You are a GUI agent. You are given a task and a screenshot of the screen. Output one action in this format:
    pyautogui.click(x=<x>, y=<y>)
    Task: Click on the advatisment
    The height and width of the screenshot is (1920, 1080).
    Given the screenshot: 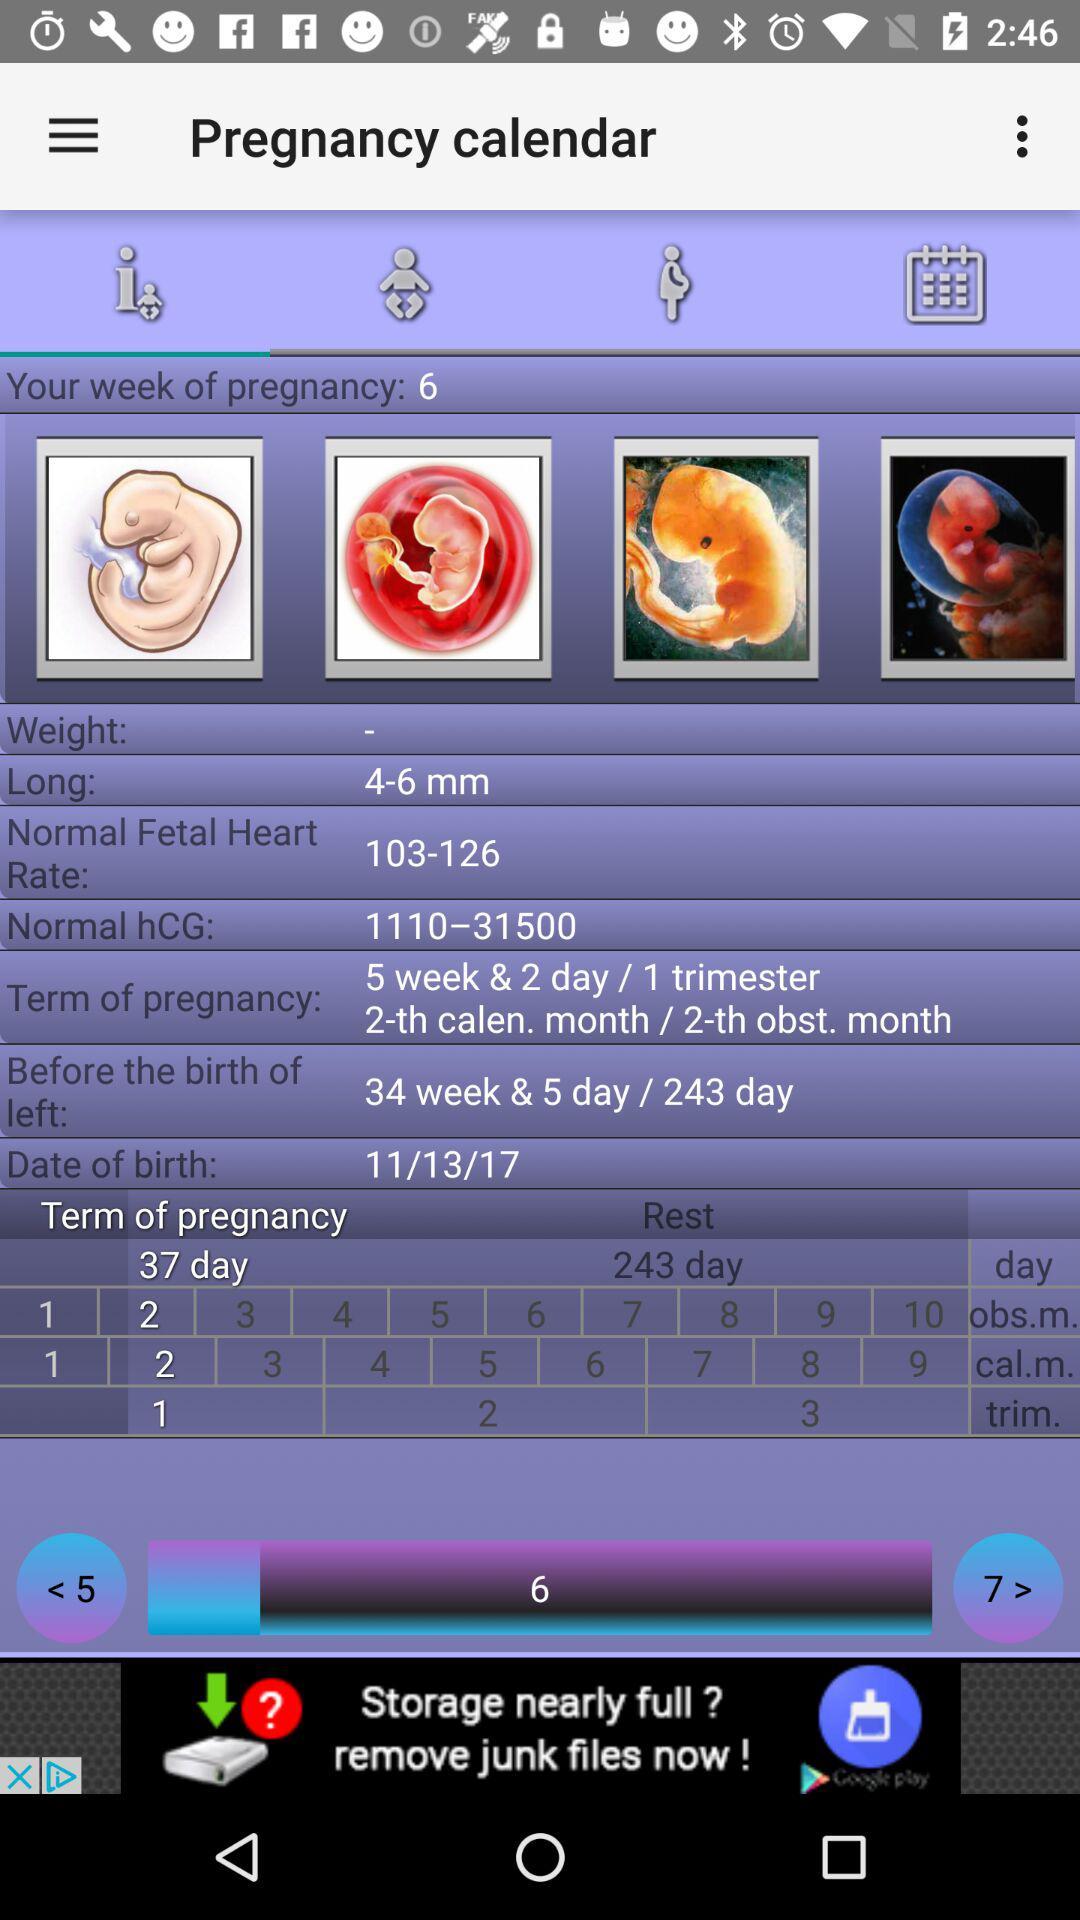 What is the action you would take?
    pyautogui.click(x=540, y=1727)
    